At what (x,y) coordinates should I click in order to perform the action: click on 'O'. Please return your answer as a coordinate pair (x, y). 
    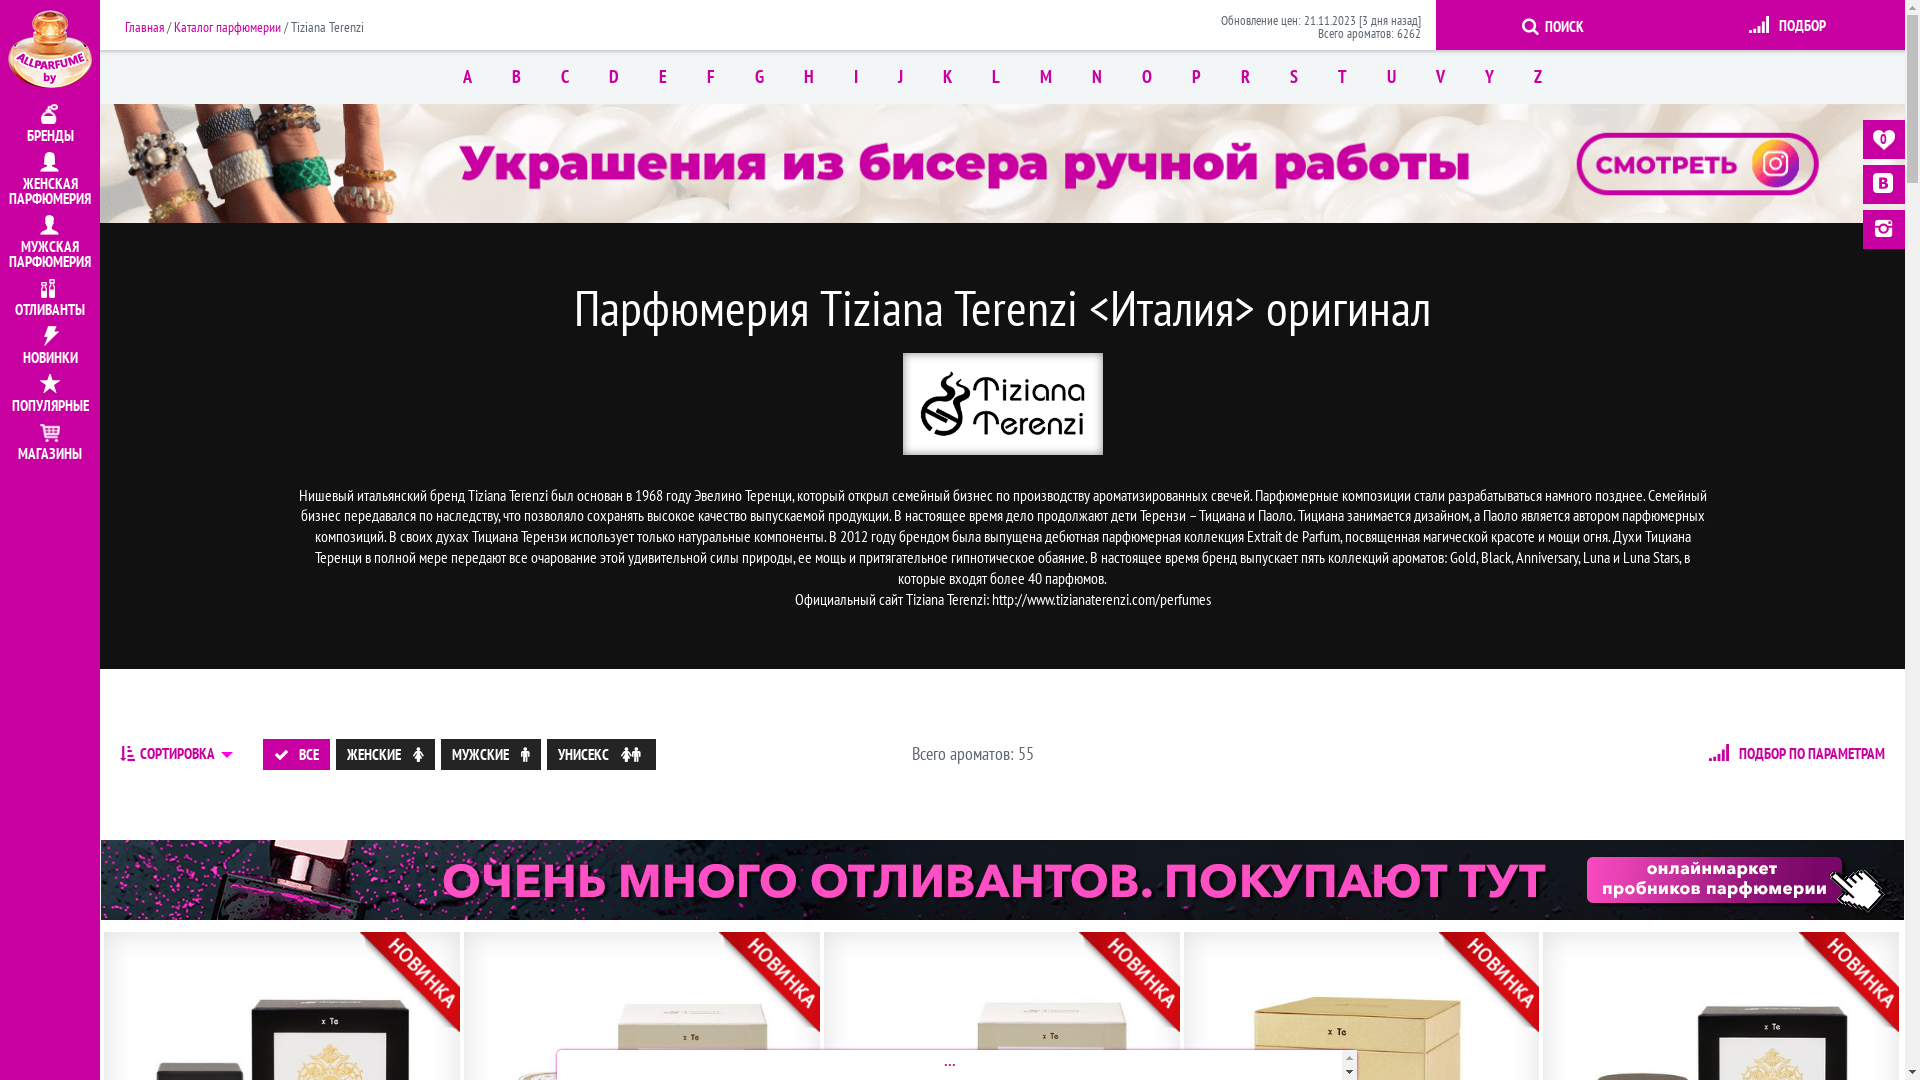
    Looking at the image, I should click on (1122, 76).